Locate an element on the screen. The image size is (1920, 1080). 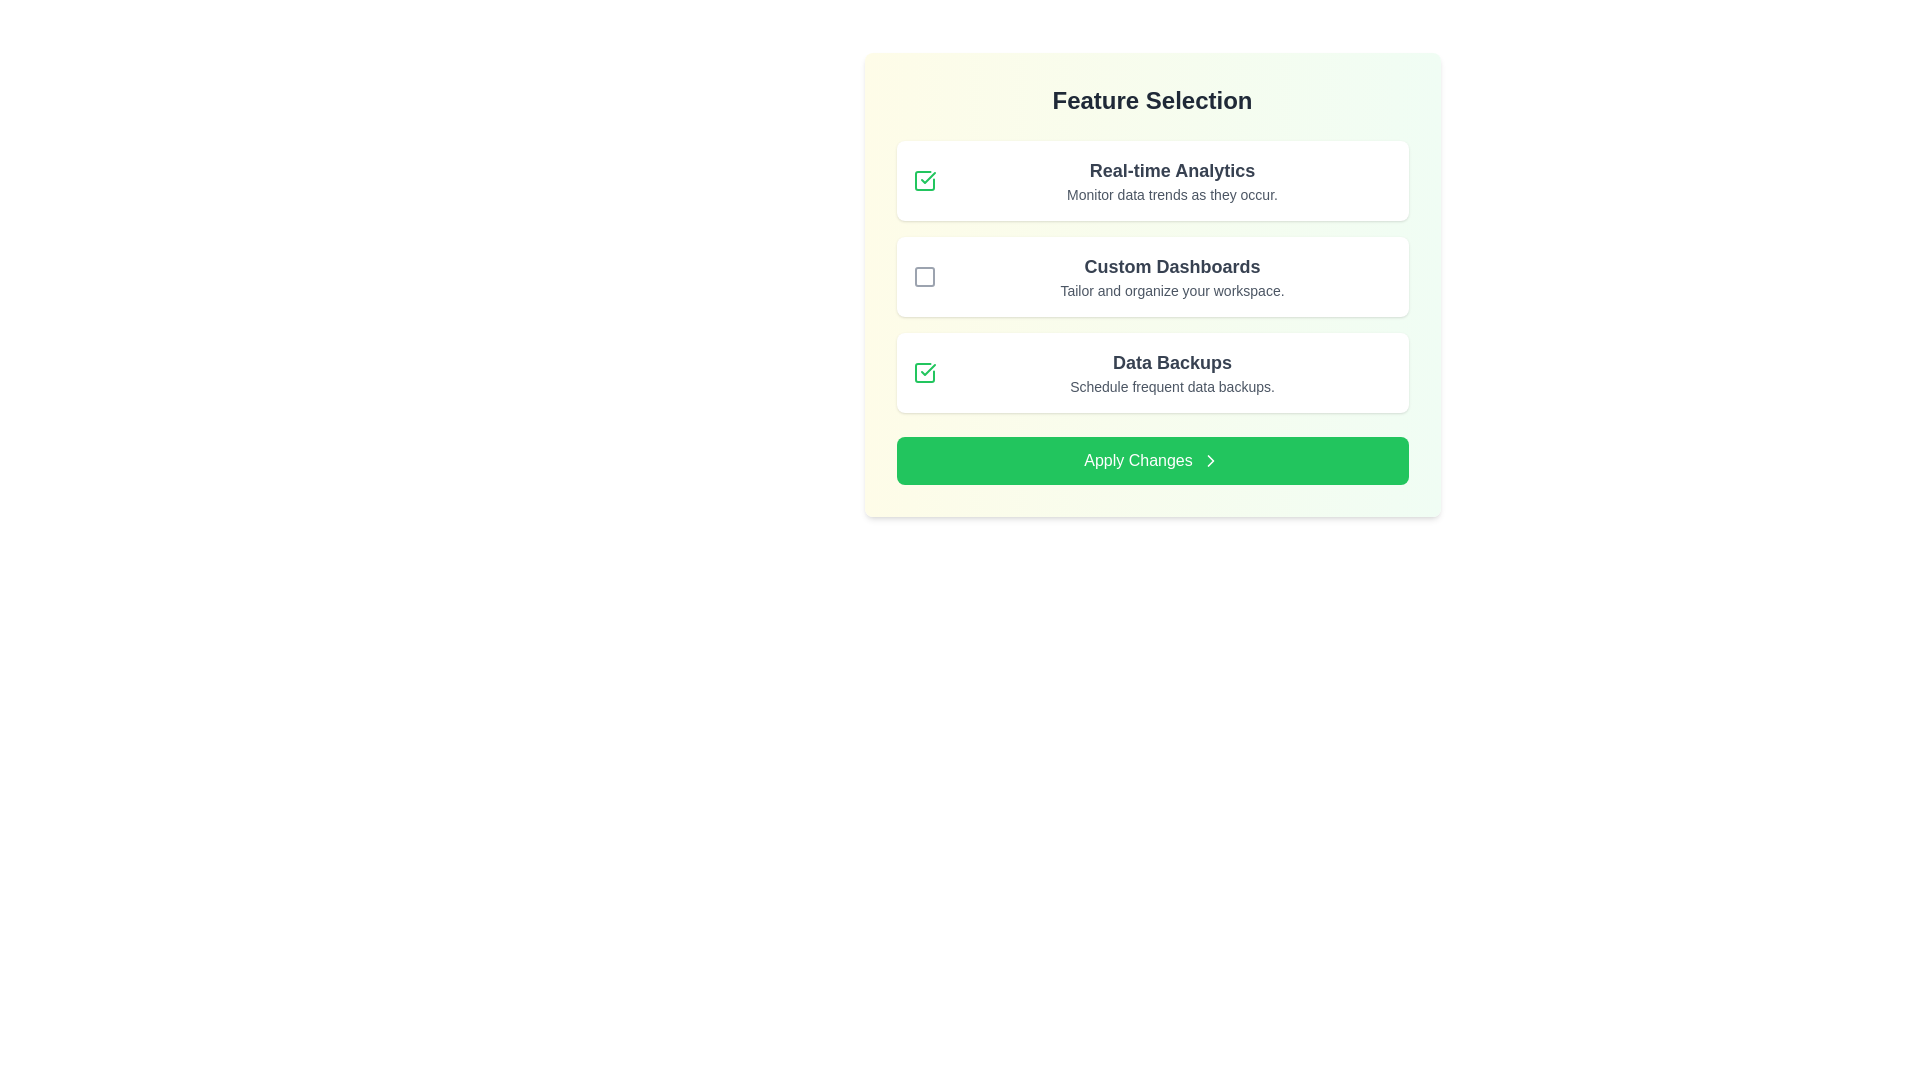
the informational UI element that contains the header 'Custom Dashboards' and the subtext 'Tailor and organize your workspace.' is located at coordinates (1172, 277).